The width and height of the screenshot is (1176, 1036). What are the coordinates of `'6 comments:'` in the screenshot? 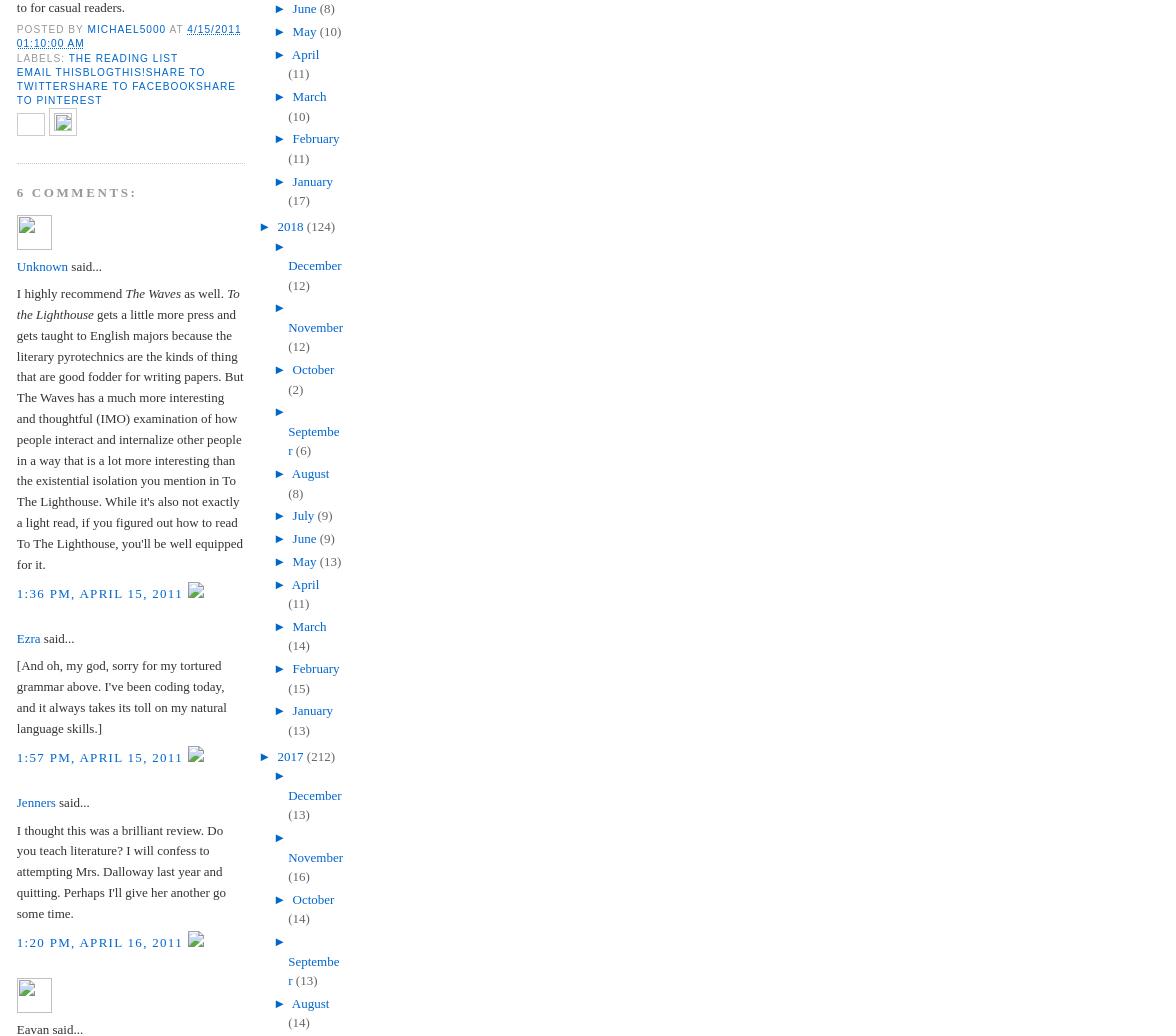 It's located at (15, 191).